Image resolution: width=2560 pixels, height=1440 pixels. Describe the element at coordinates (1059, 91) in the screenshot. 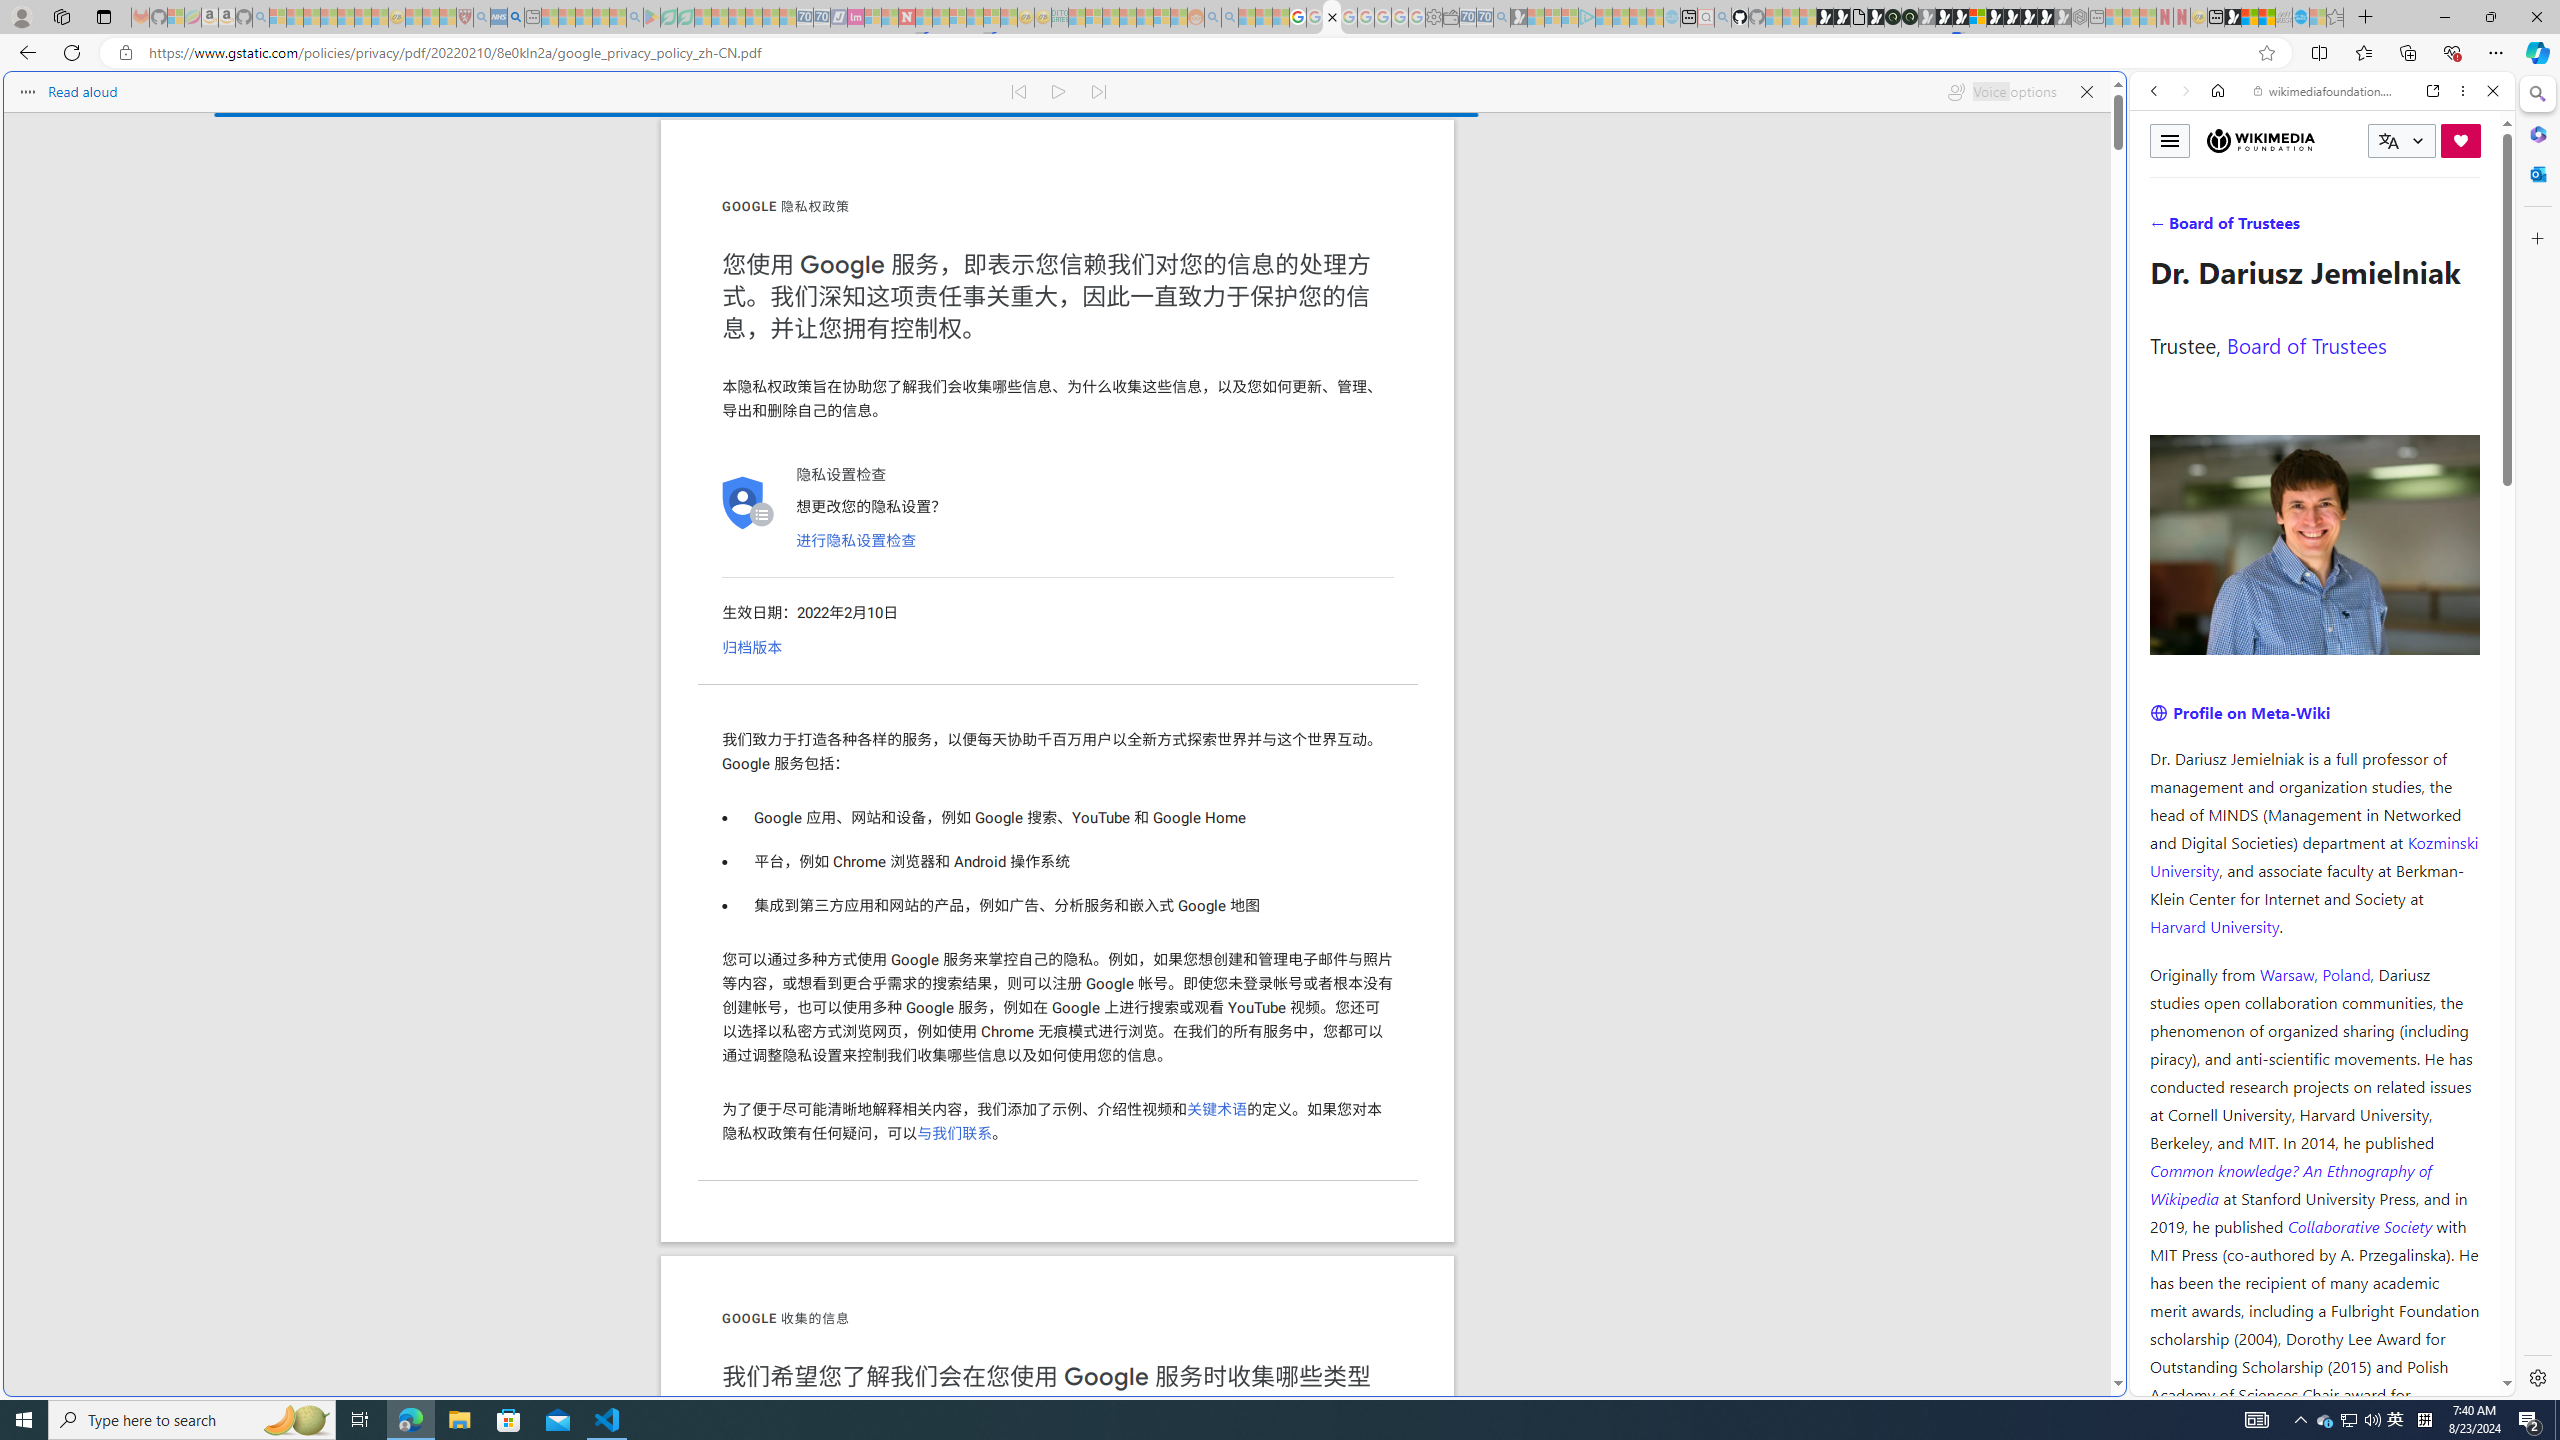

I see `'Continue to read aloud (Ctrl+Shift+U)'` at that location.